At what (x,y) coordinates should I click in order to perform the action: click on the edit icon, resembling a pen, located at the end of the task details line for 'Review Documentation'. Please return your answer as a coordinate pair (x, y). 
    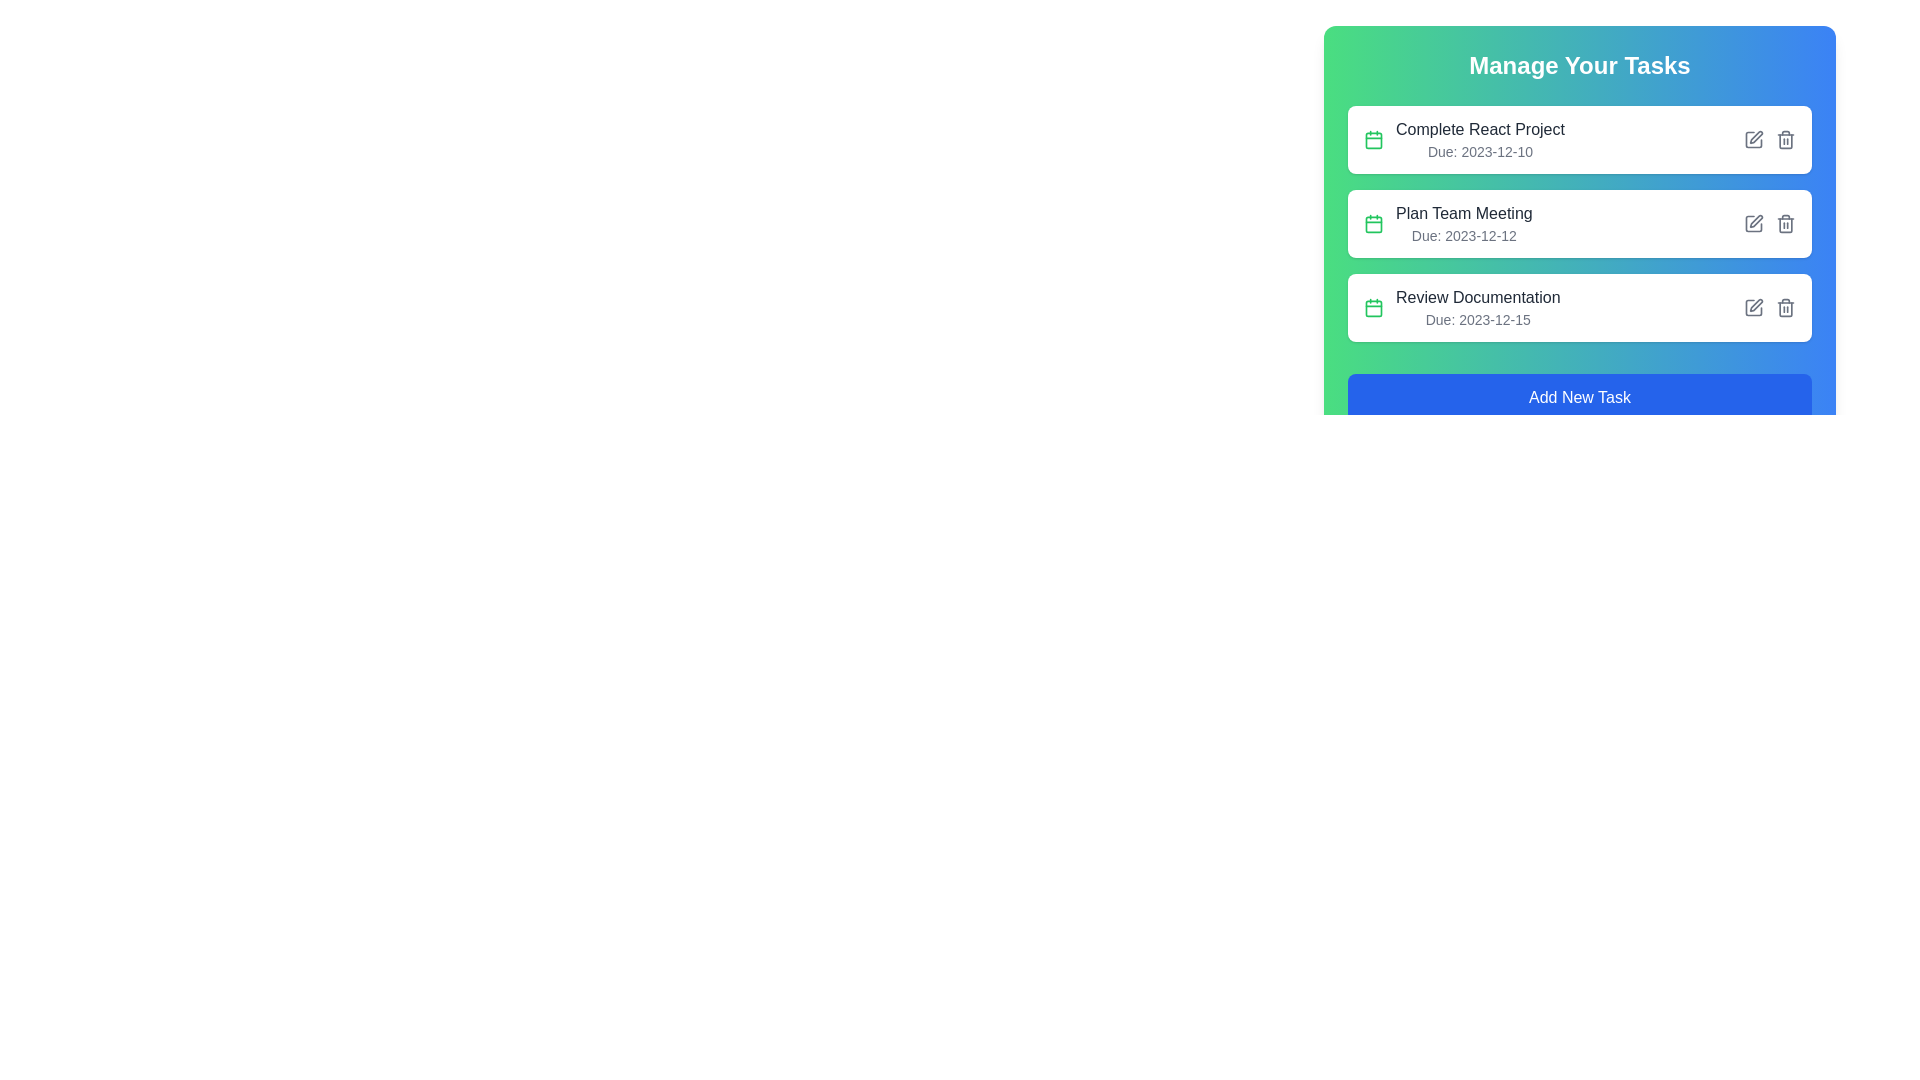
    Looking at the image, I should click on (1752, 308).